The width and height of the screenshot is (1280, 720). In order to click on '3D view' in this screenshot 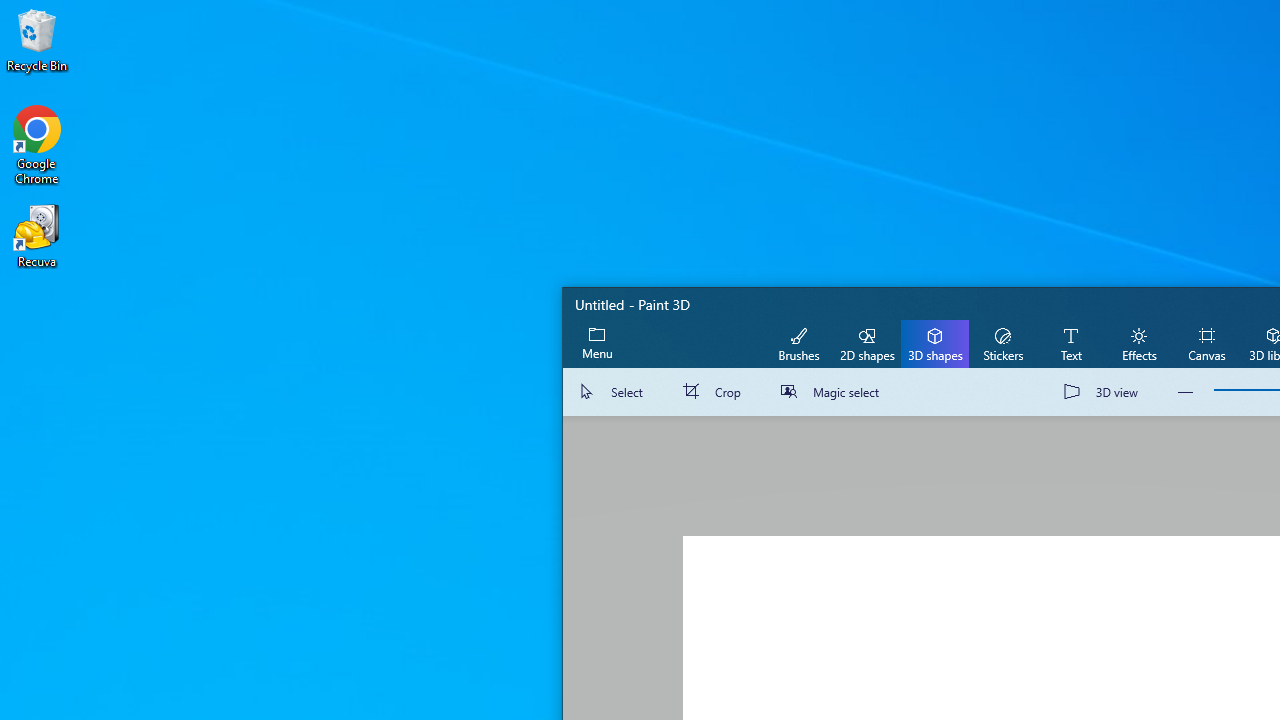, I will do `click(1104, 392)`.